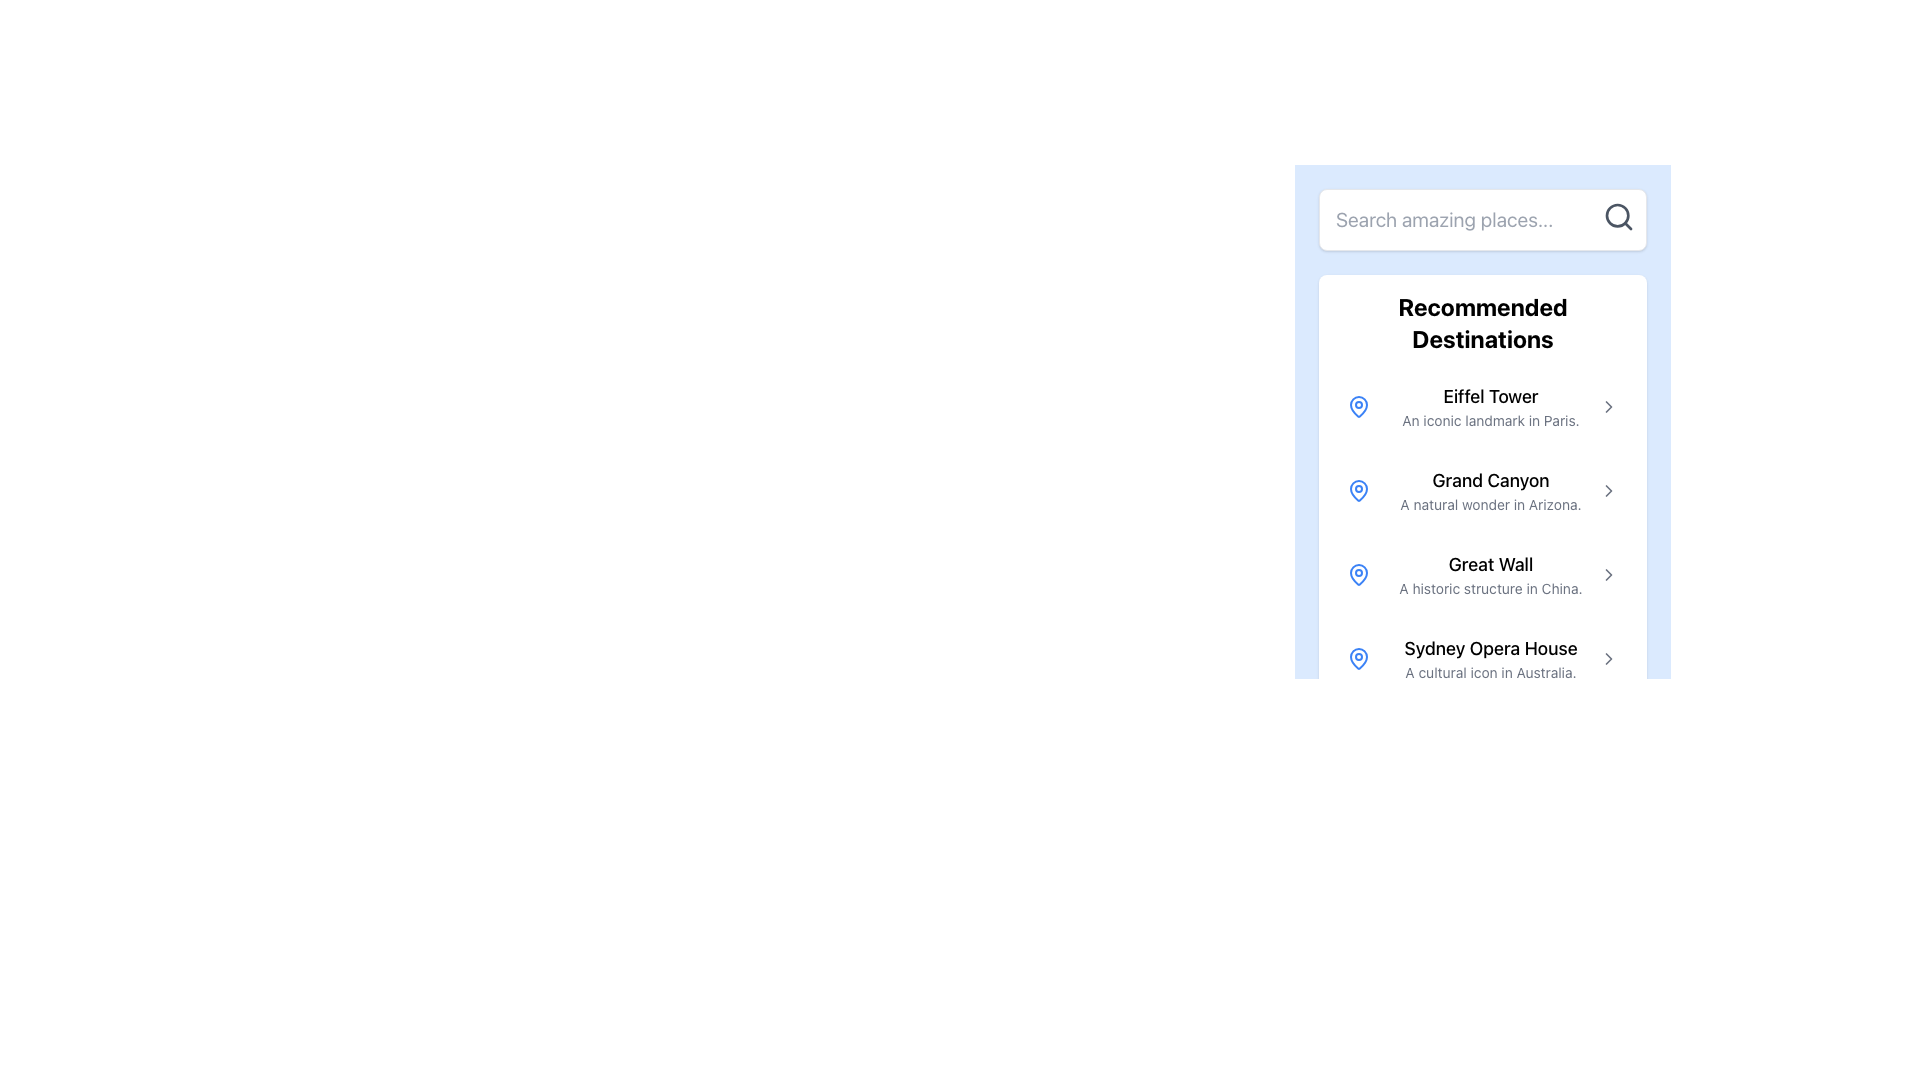  Describe the element at coordinates (1491, 588) in the screenshot. I see `text label that says "A historic structure in China." located below the bold text "Great Wall" in the Recommended Destinations section` at that location.